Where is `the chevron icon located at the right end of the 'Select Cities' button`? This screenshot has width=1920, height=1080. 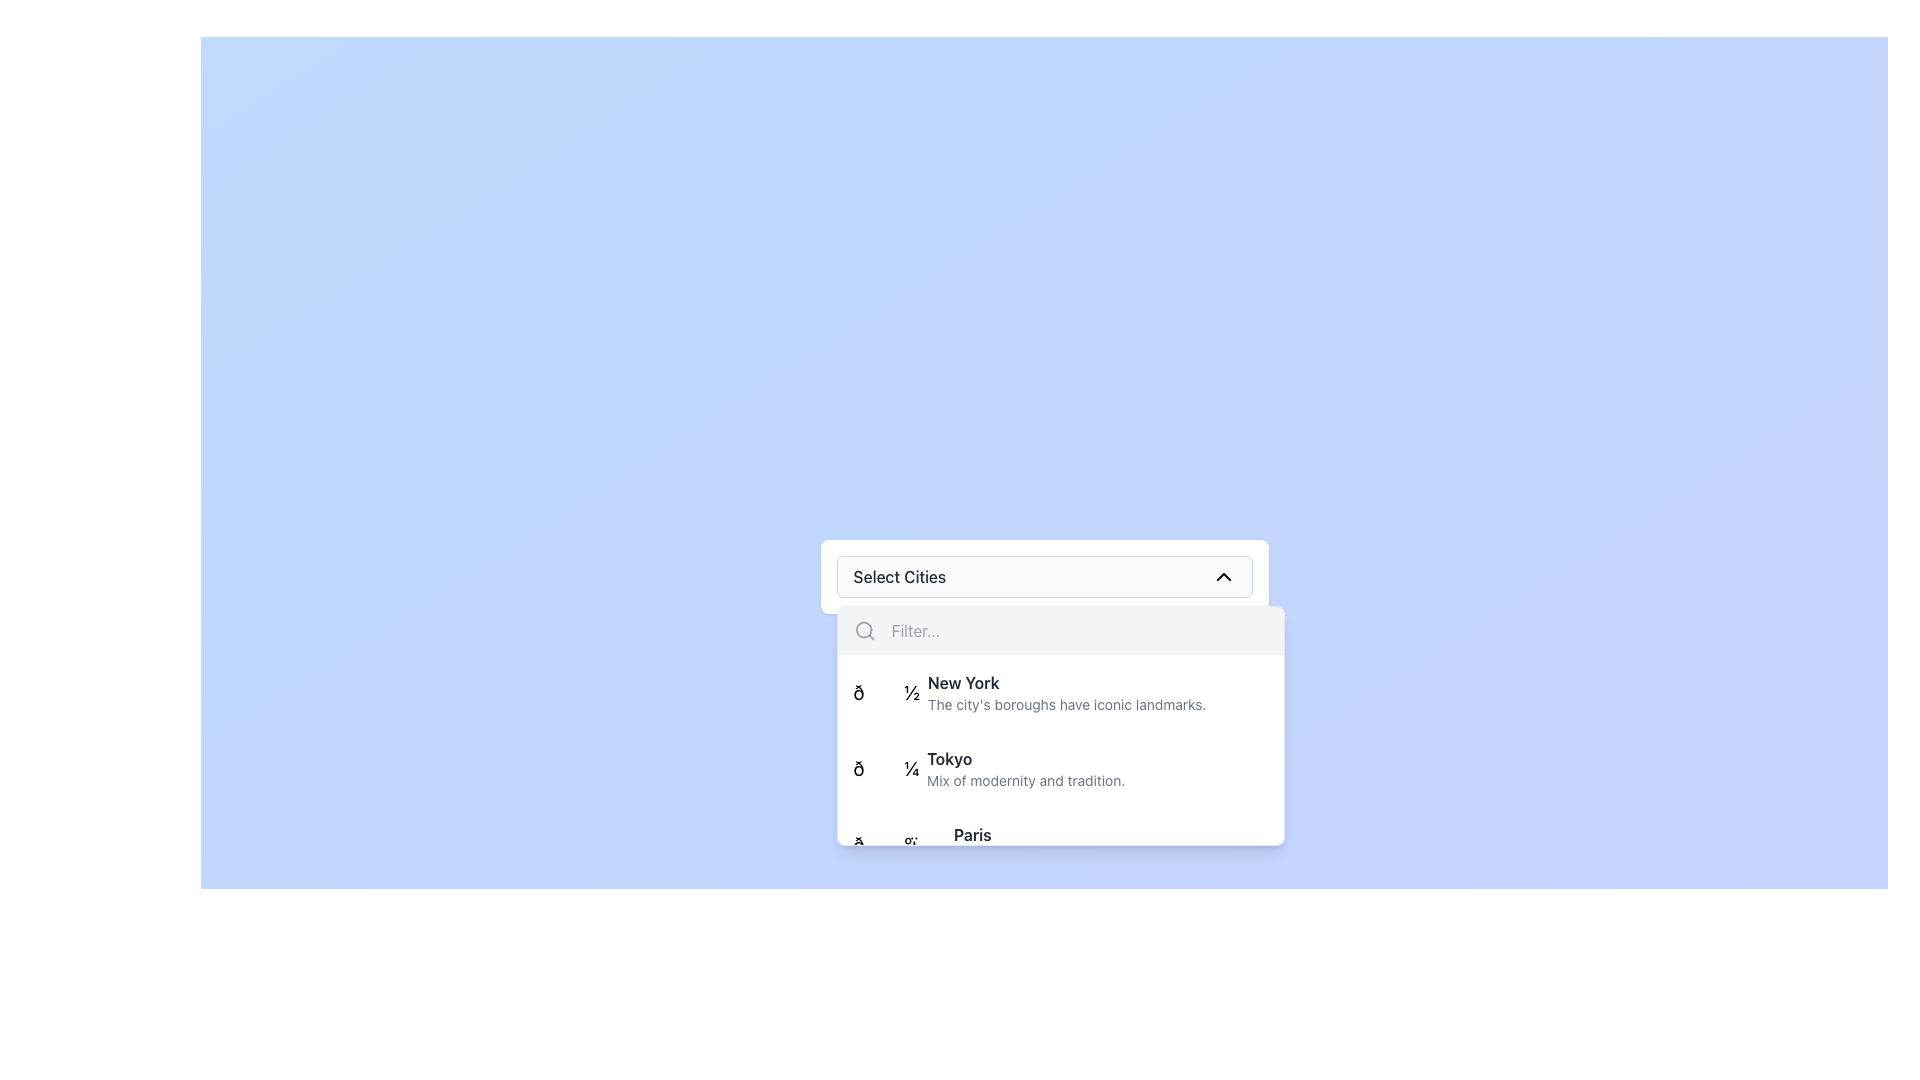 the chevron icon located at the right end of the 'Select Cities' button is located at coordinates (1222, 577).